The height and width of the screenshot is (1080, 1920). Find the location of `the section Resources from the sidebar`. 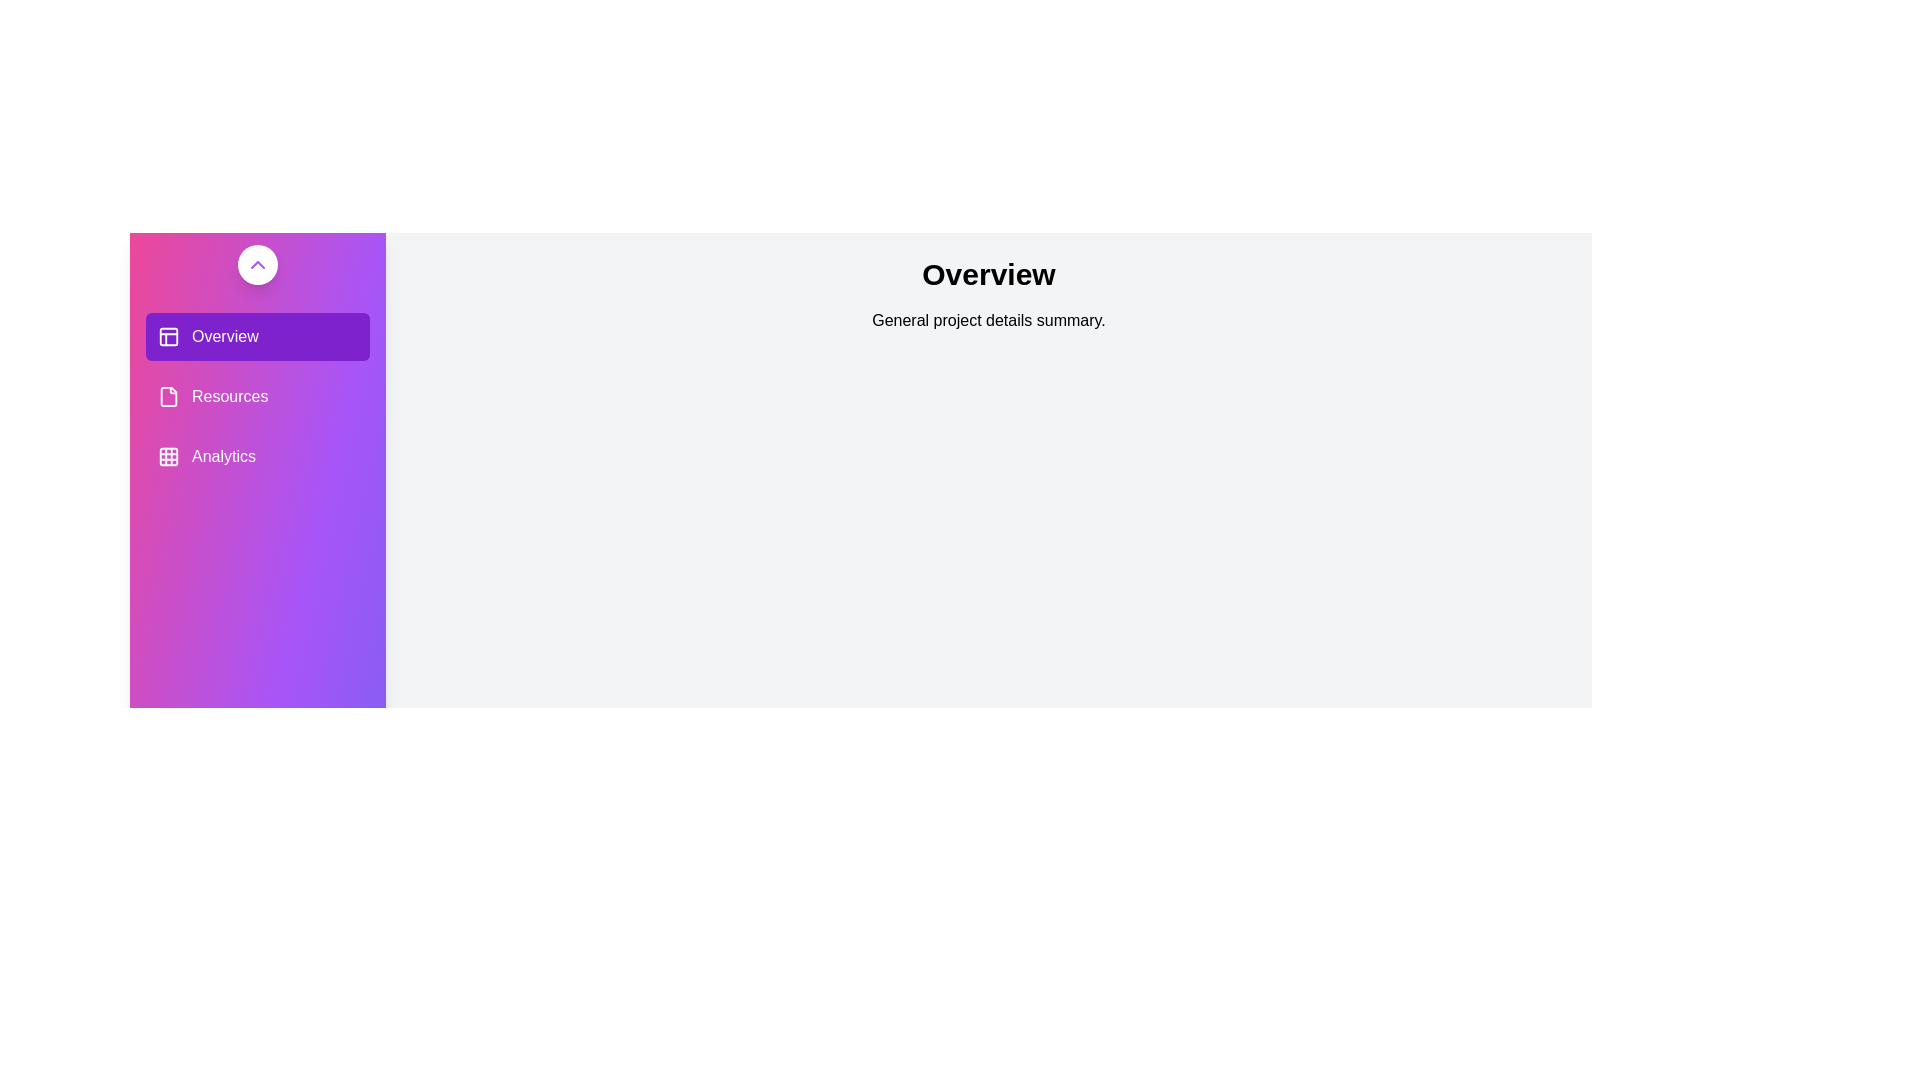

the section Resources from the sidebar is located at coordinates (257, 397).